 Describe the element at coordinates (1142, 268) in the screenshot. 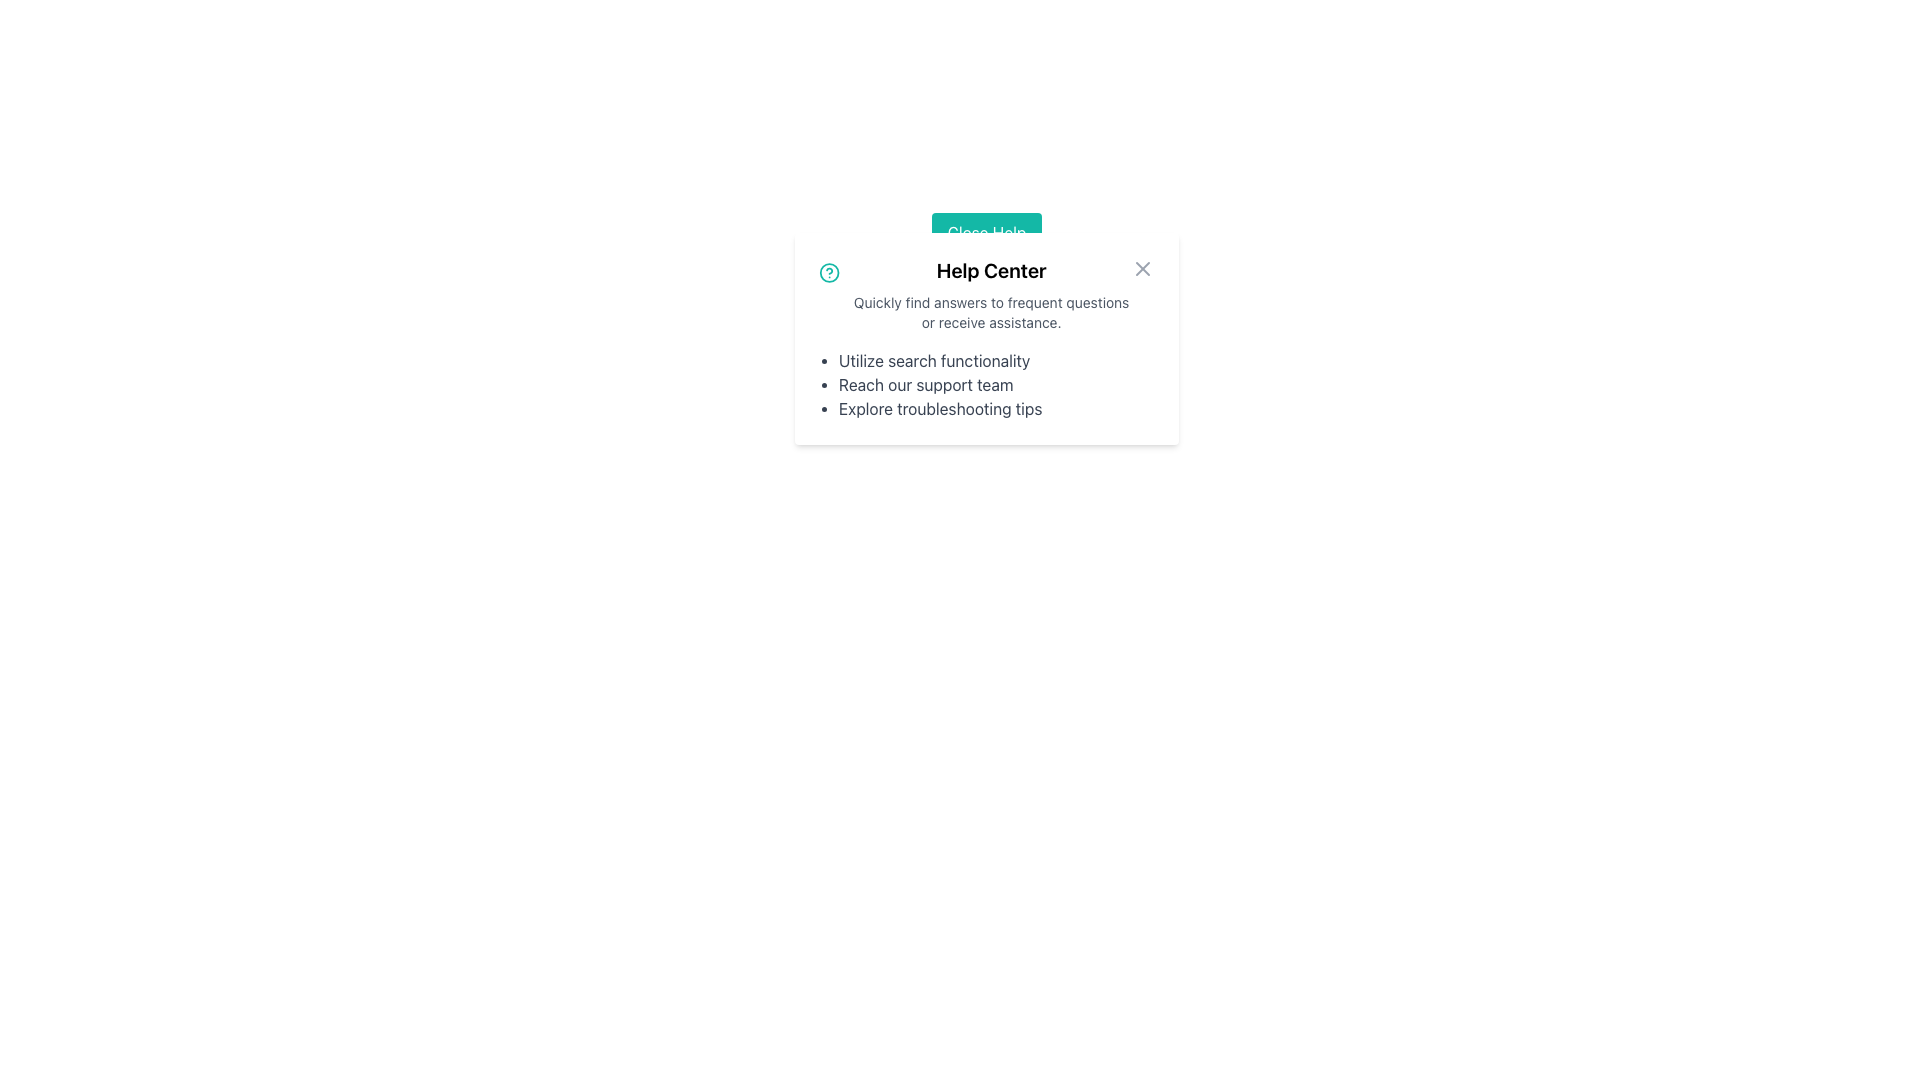

I see `the small, circular gray close button located at the top-right corner of the card containing 'Help Center'` at that location.